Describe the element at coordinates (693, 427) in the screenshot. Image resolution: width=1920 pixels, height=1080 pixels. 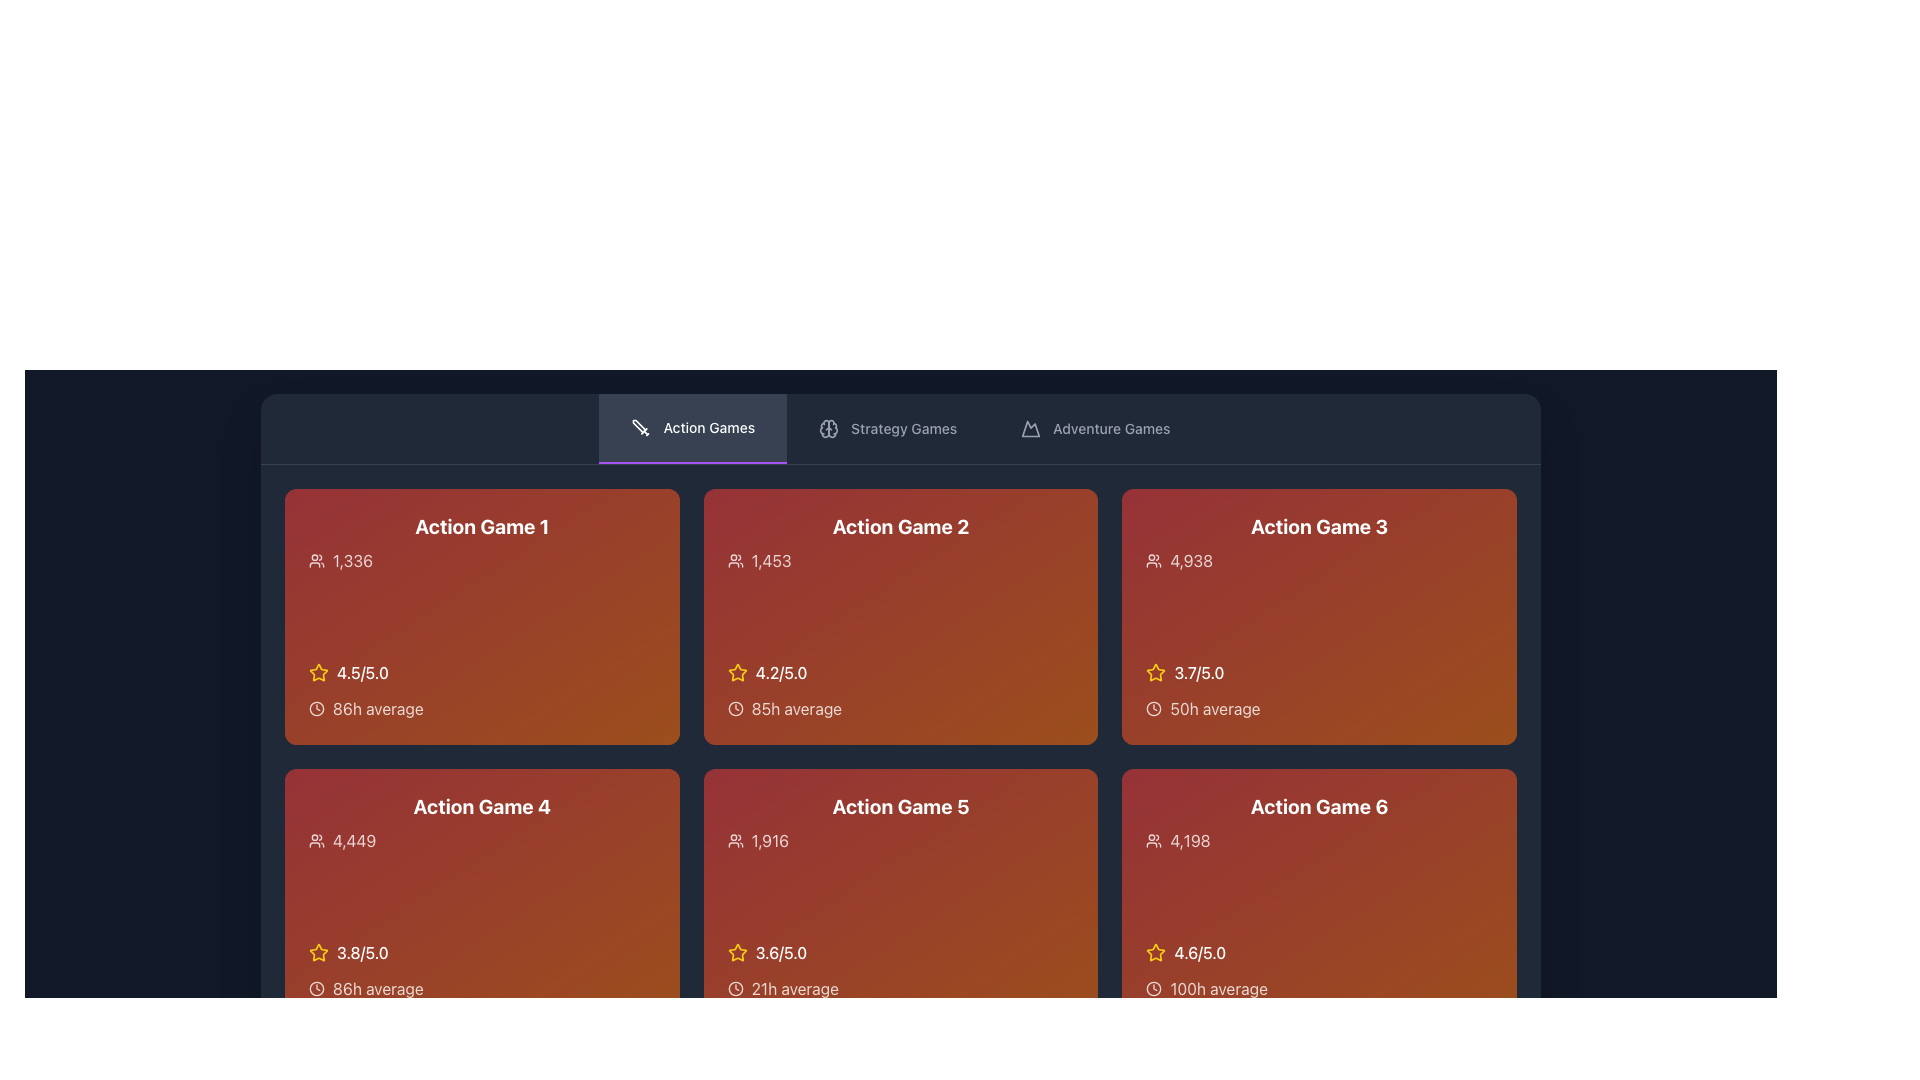
I see `the first tab option labeled 'Action Games' in the horizontal tab menu` at that location.